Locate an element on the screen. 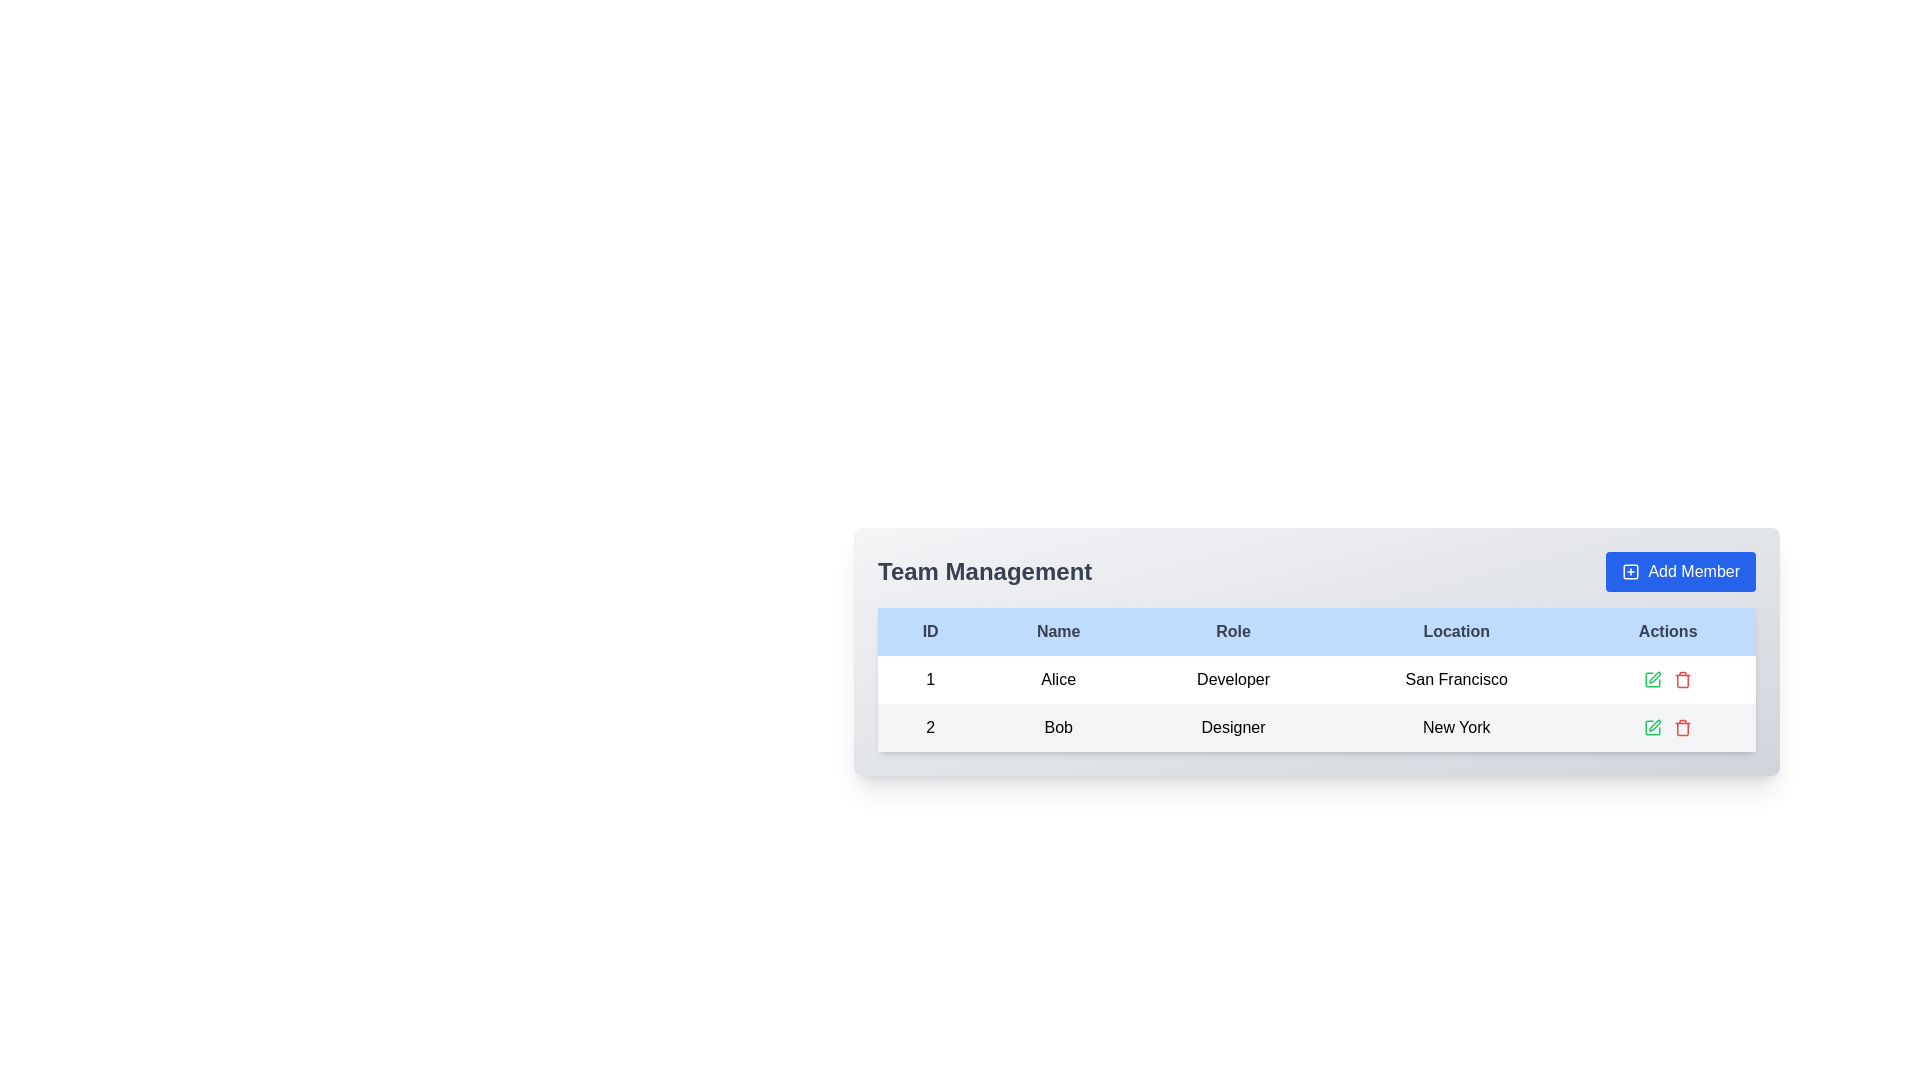  the rows of the 'Team Management' data table is located at coordinates (1316, 651).